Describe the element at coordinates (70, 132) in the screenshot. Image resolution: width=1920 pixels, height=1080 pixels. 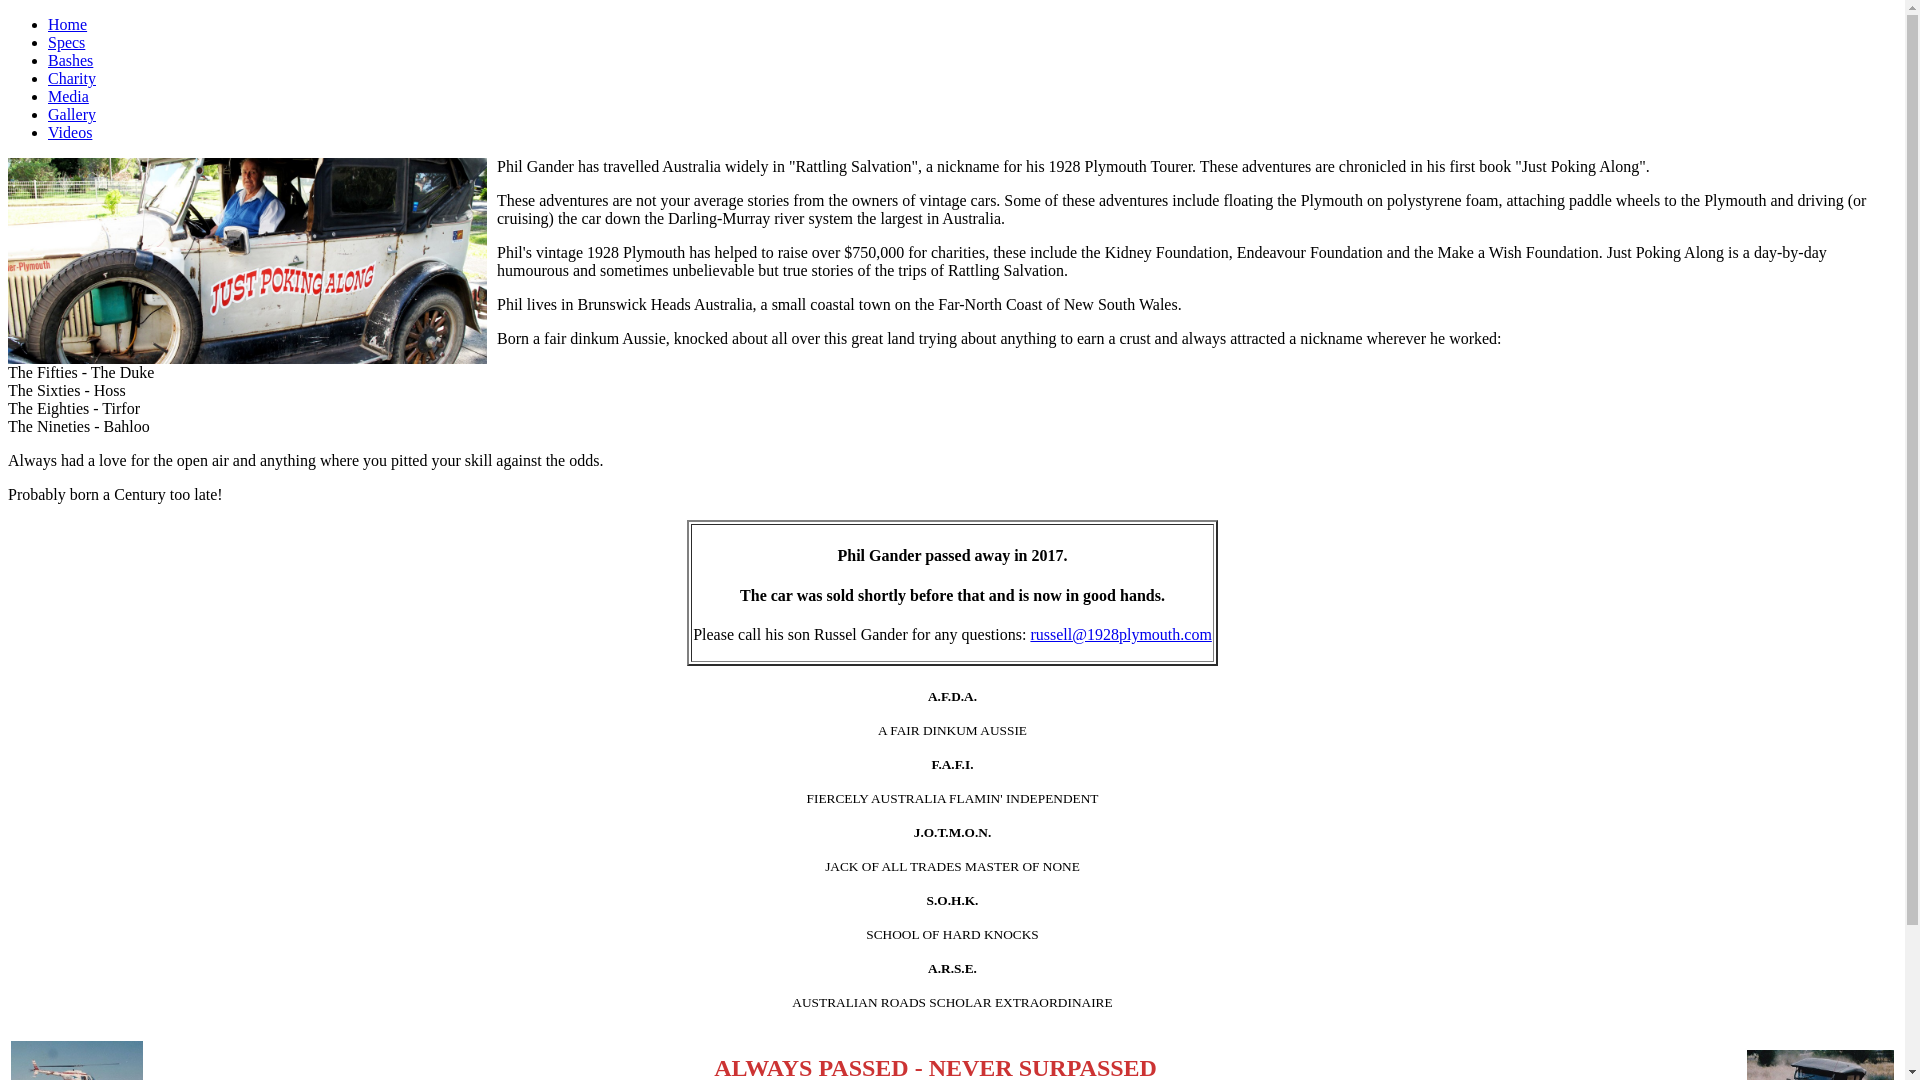
I see `'Videos'` at that location.